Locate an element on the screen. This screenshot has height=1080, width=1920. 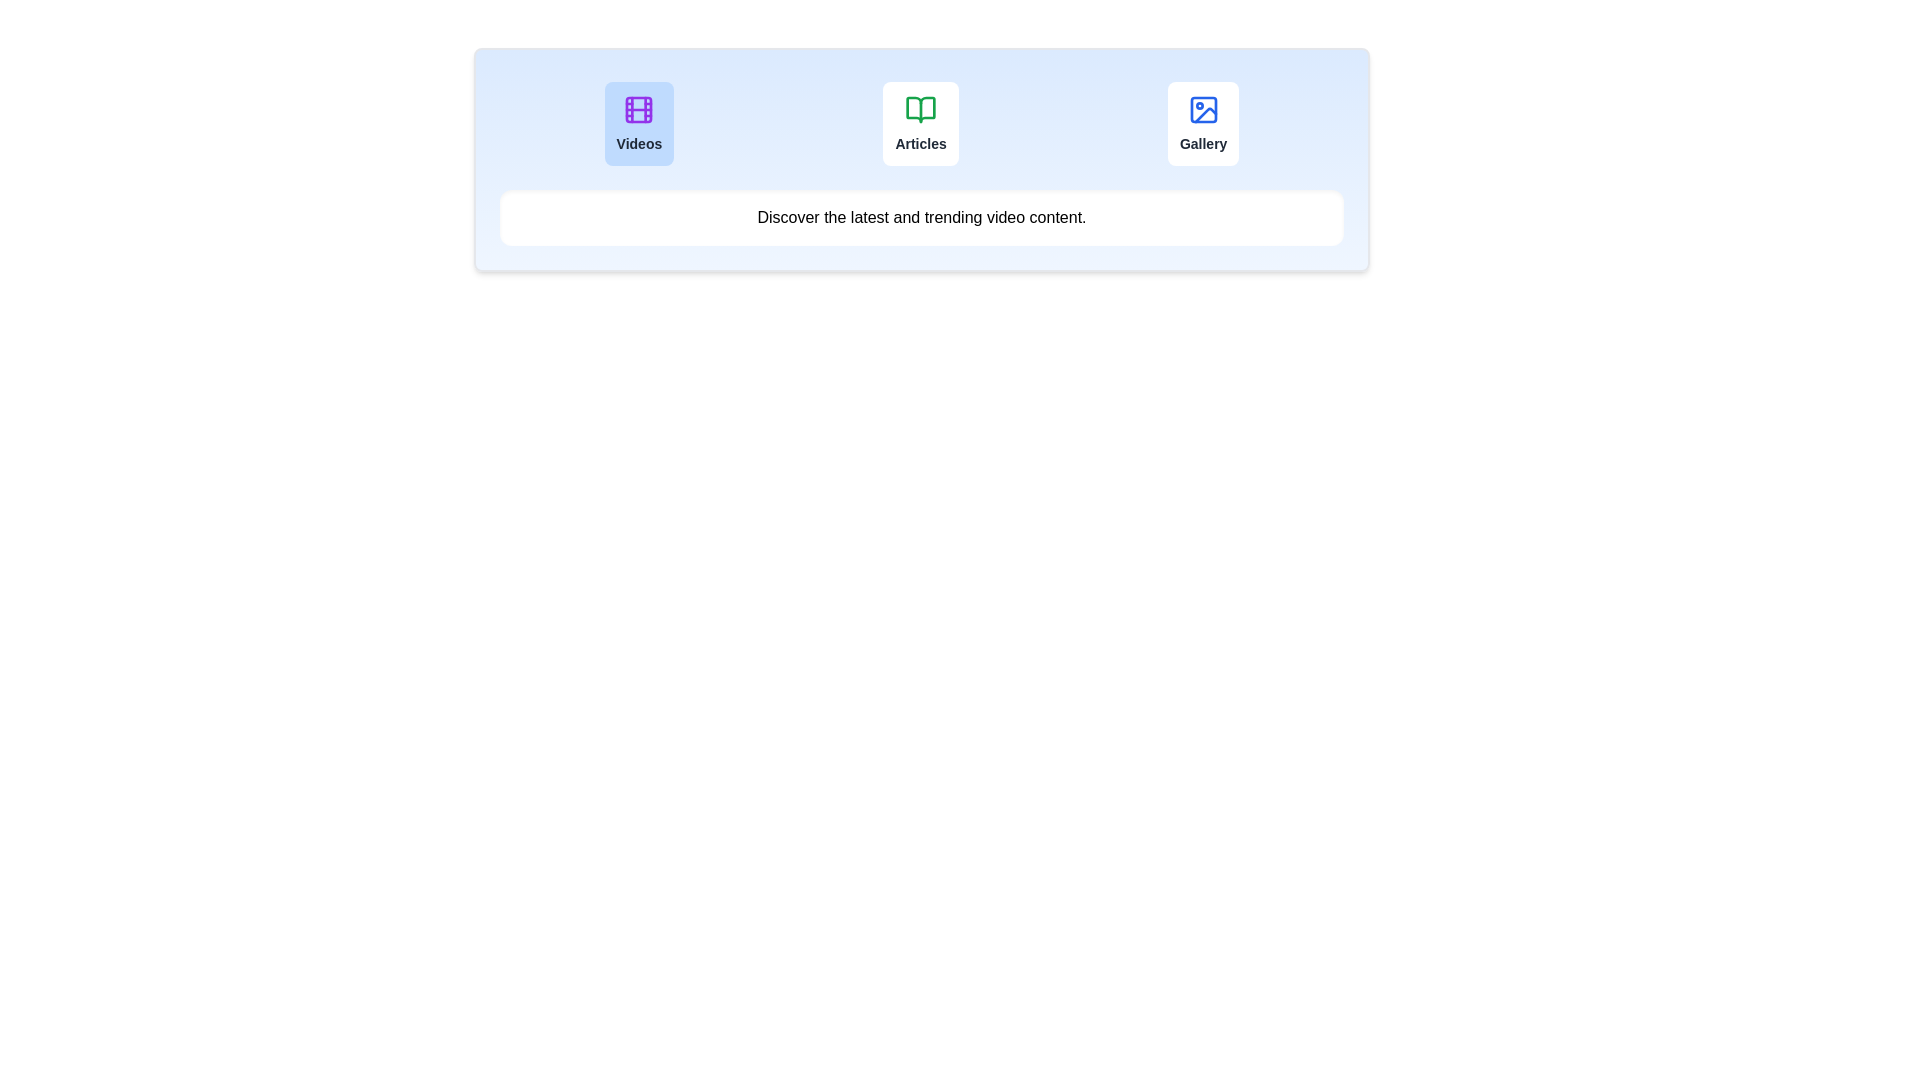
the tab button labeled 'Videos' to observe its hover effect is located at coordinates (638, 123).